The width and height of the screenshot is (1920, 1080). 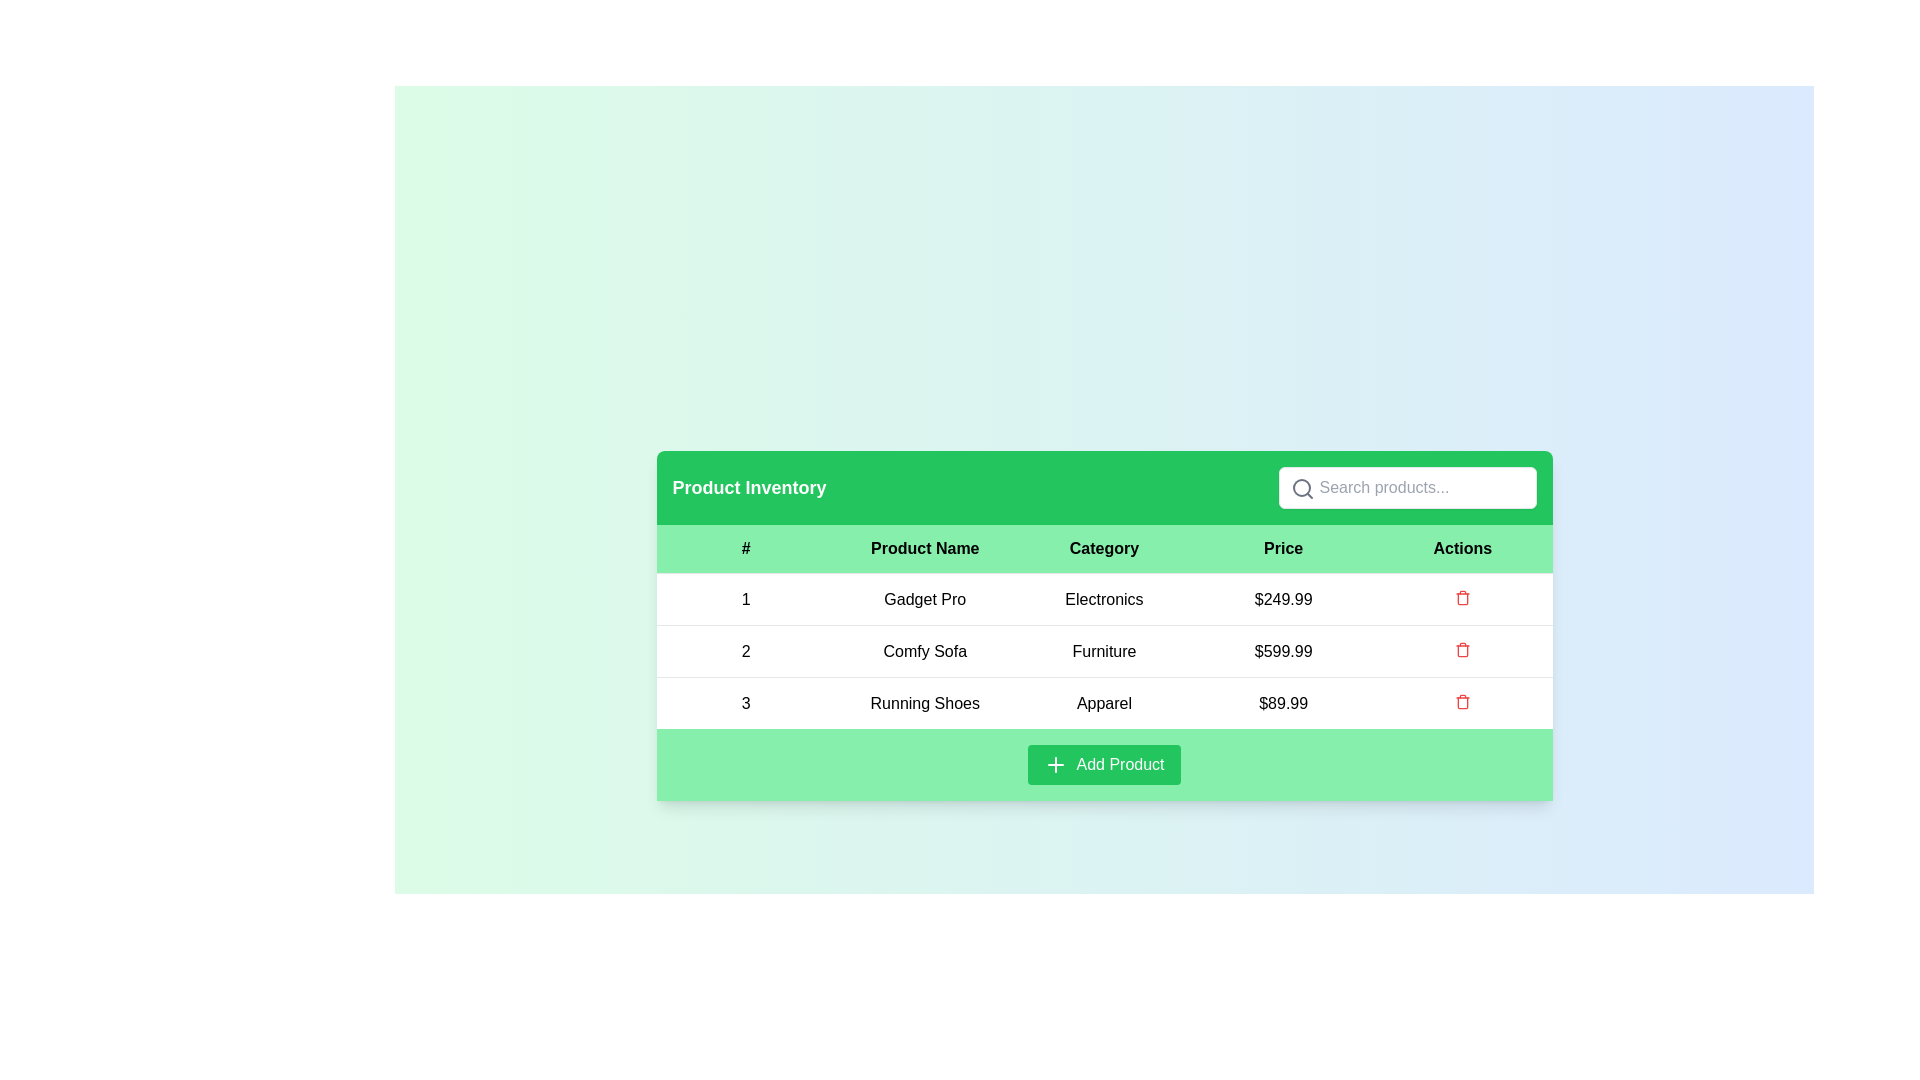 I want to click on the price text label for the 'Running Shoes' product, which is located in the fourth column of the third row in the table under the 'Price' column header, so click(x=1283, y=702).